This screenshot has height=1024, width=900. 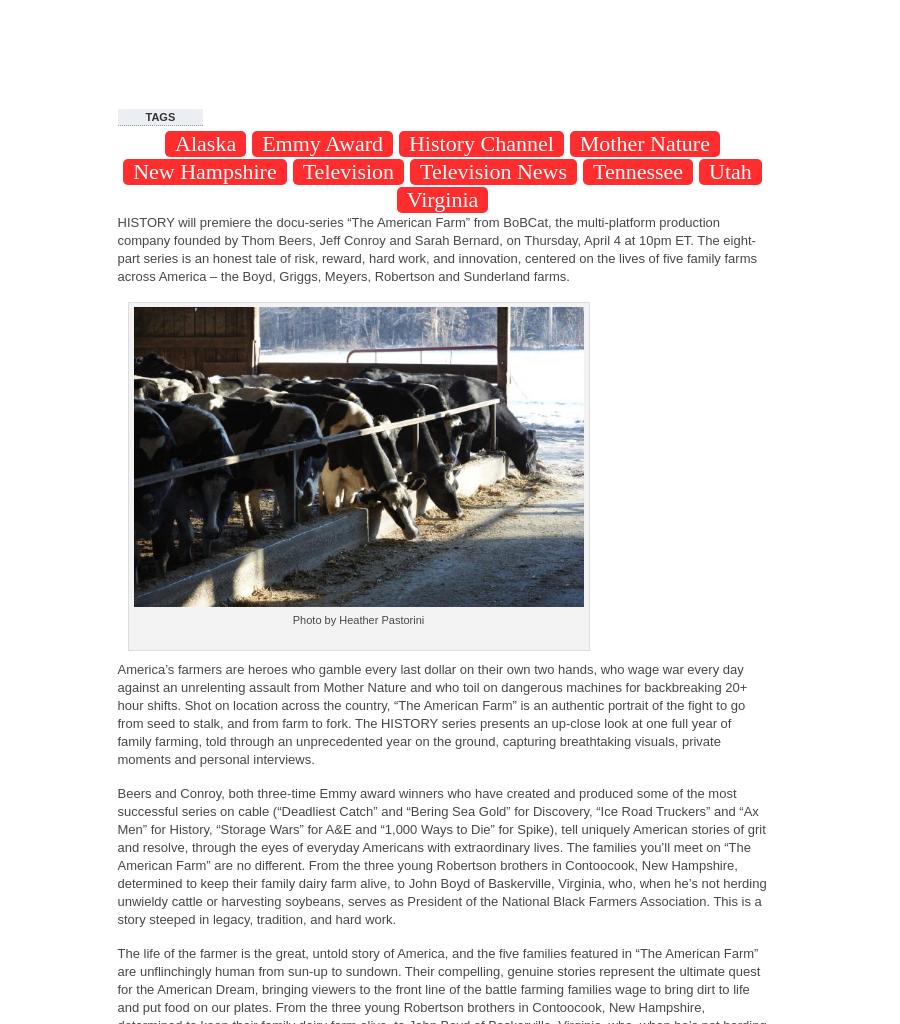 What do you see at coordinates (160, 117) in the screenshot?
I see `'Tags'` at bounding box center [160, 117].